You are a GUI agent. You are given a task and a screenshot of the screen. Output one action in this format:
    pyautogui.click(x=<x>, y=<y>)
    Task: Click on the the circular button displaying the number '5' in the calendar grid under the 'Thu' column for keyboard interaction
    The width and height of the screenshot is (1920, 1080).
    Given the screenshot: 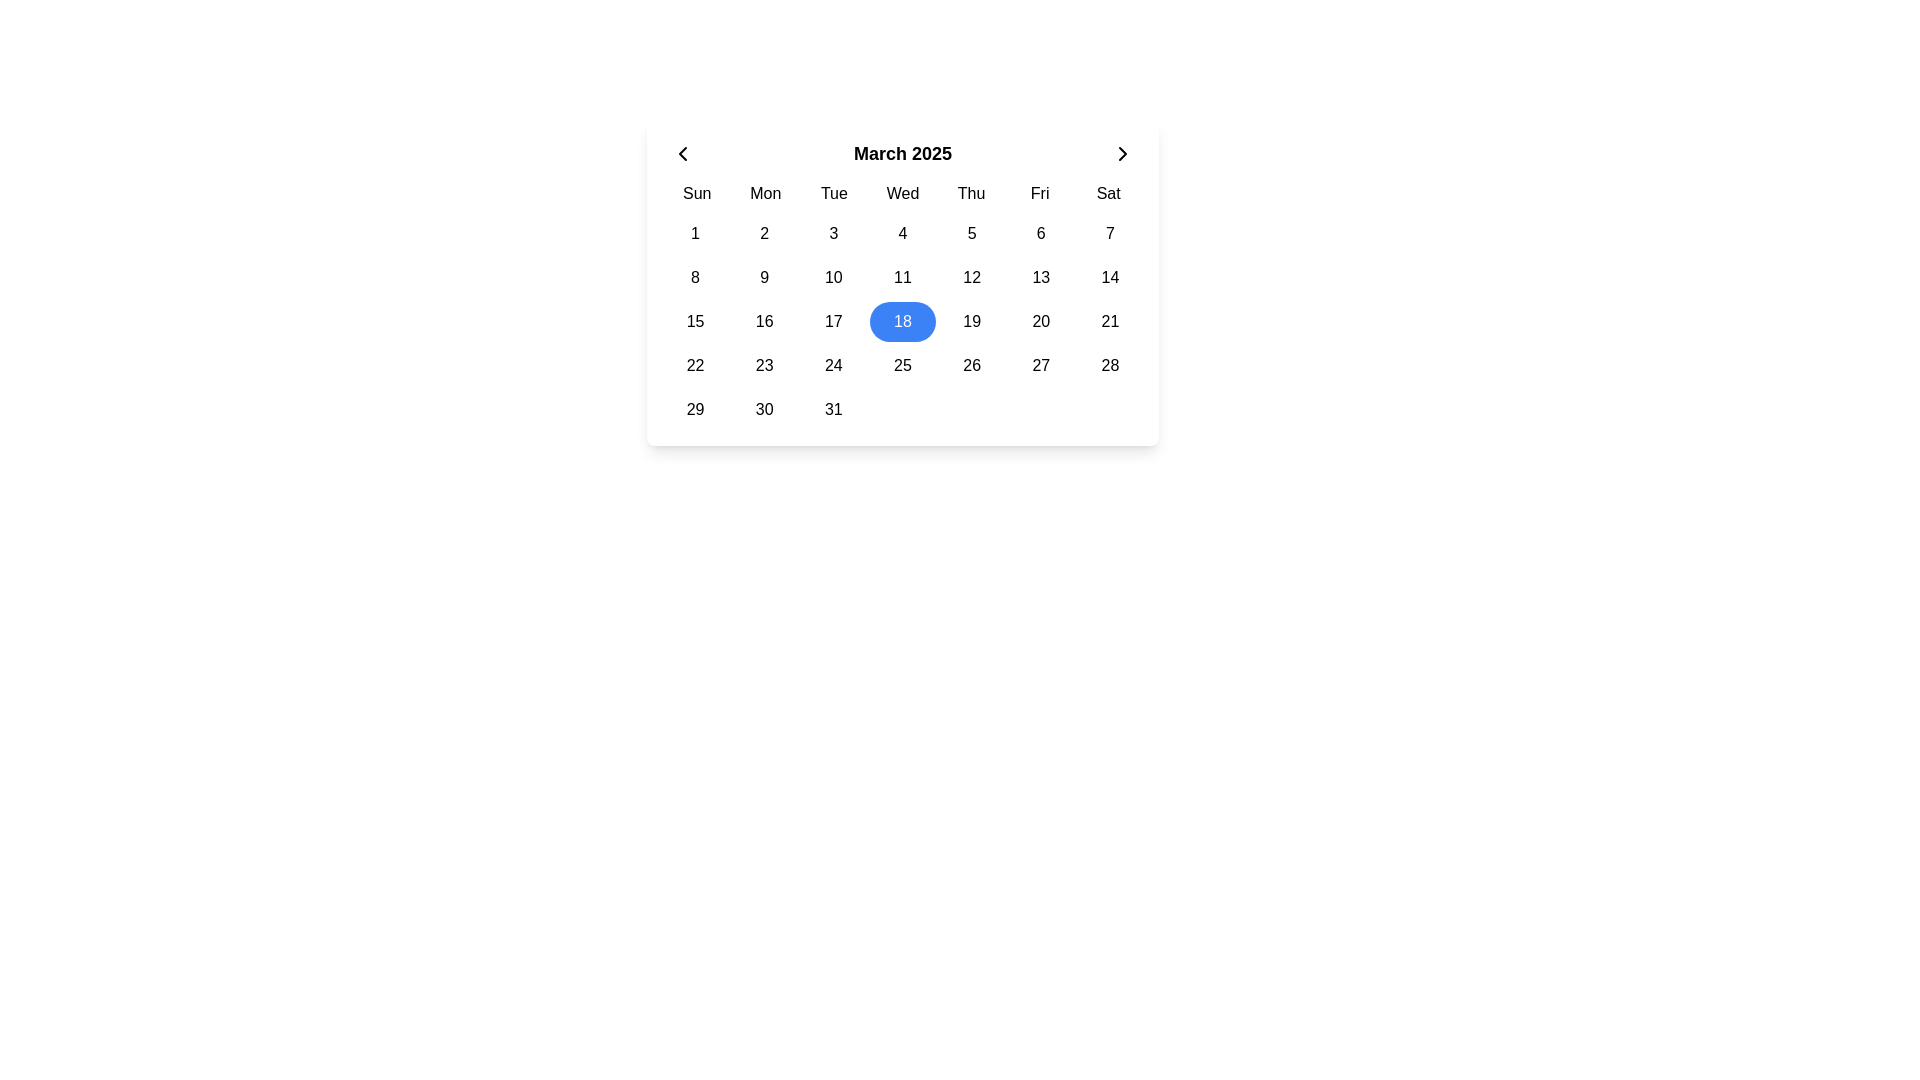 What is the action you would take?
    pyautogui.click(x=972, y=233)
    